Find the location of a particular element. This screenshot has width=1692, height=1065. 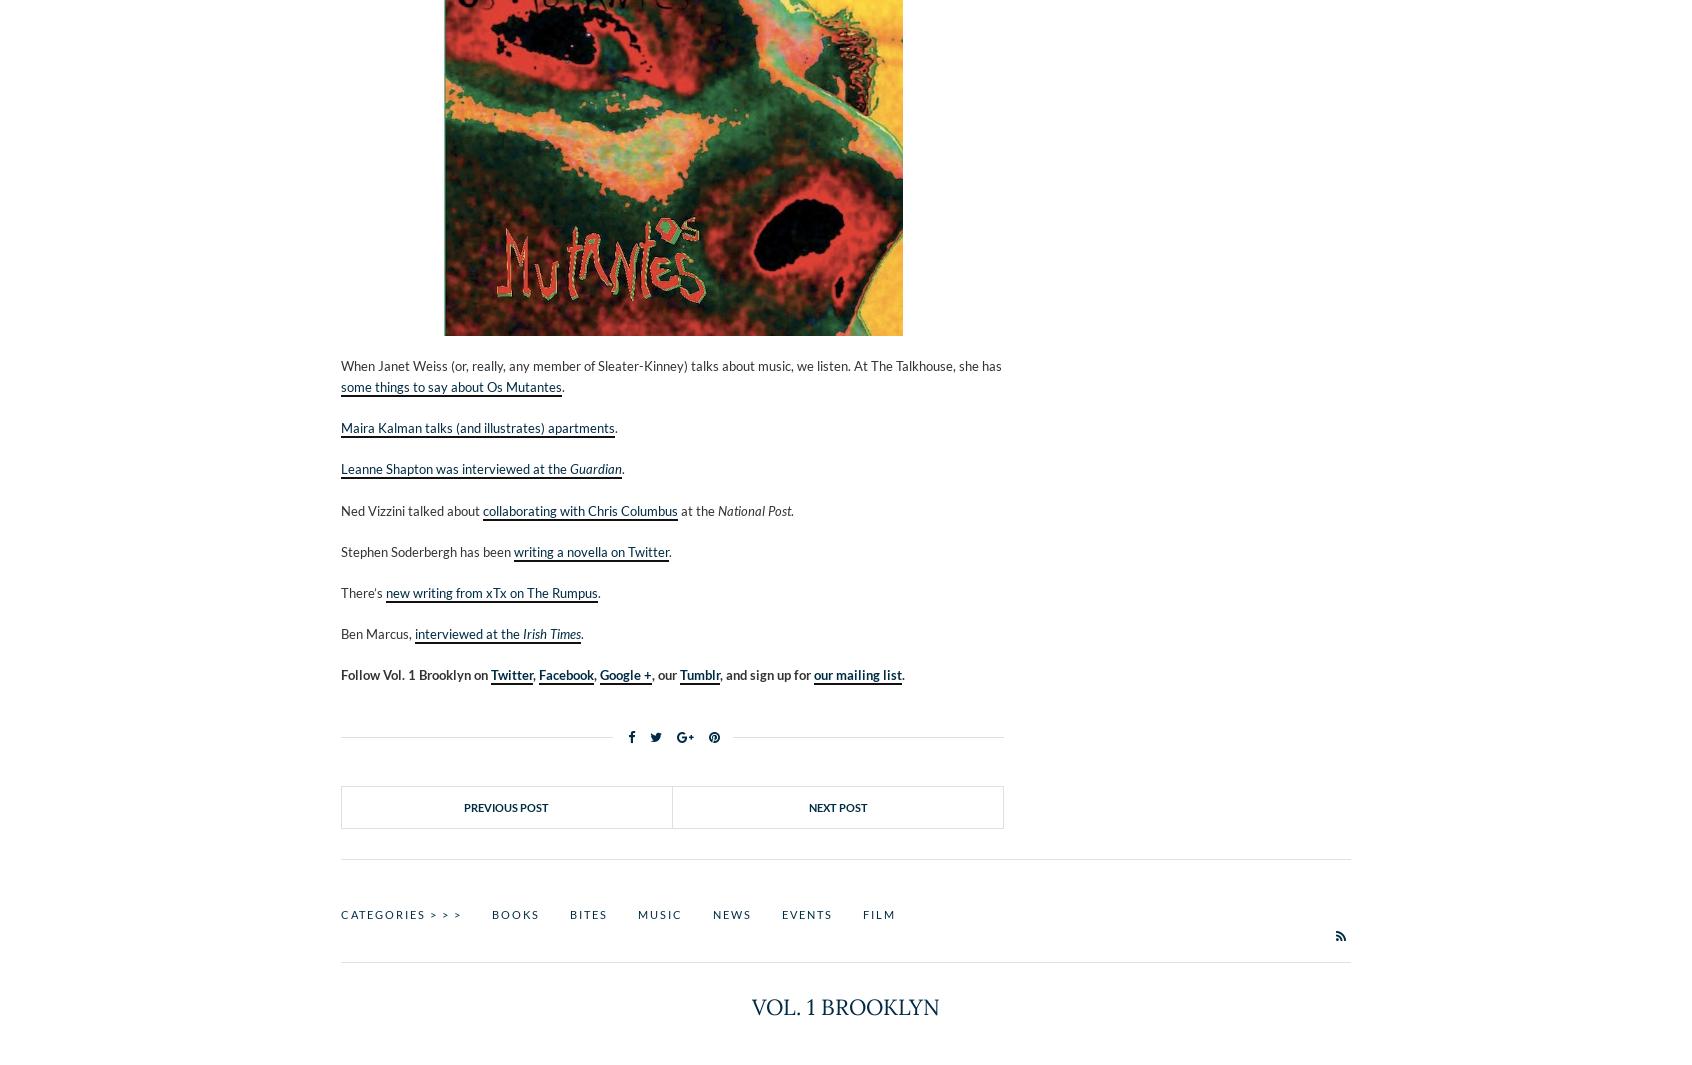

'Leanne Shapton was interviewed at the' is located at coordinates (454, 468).